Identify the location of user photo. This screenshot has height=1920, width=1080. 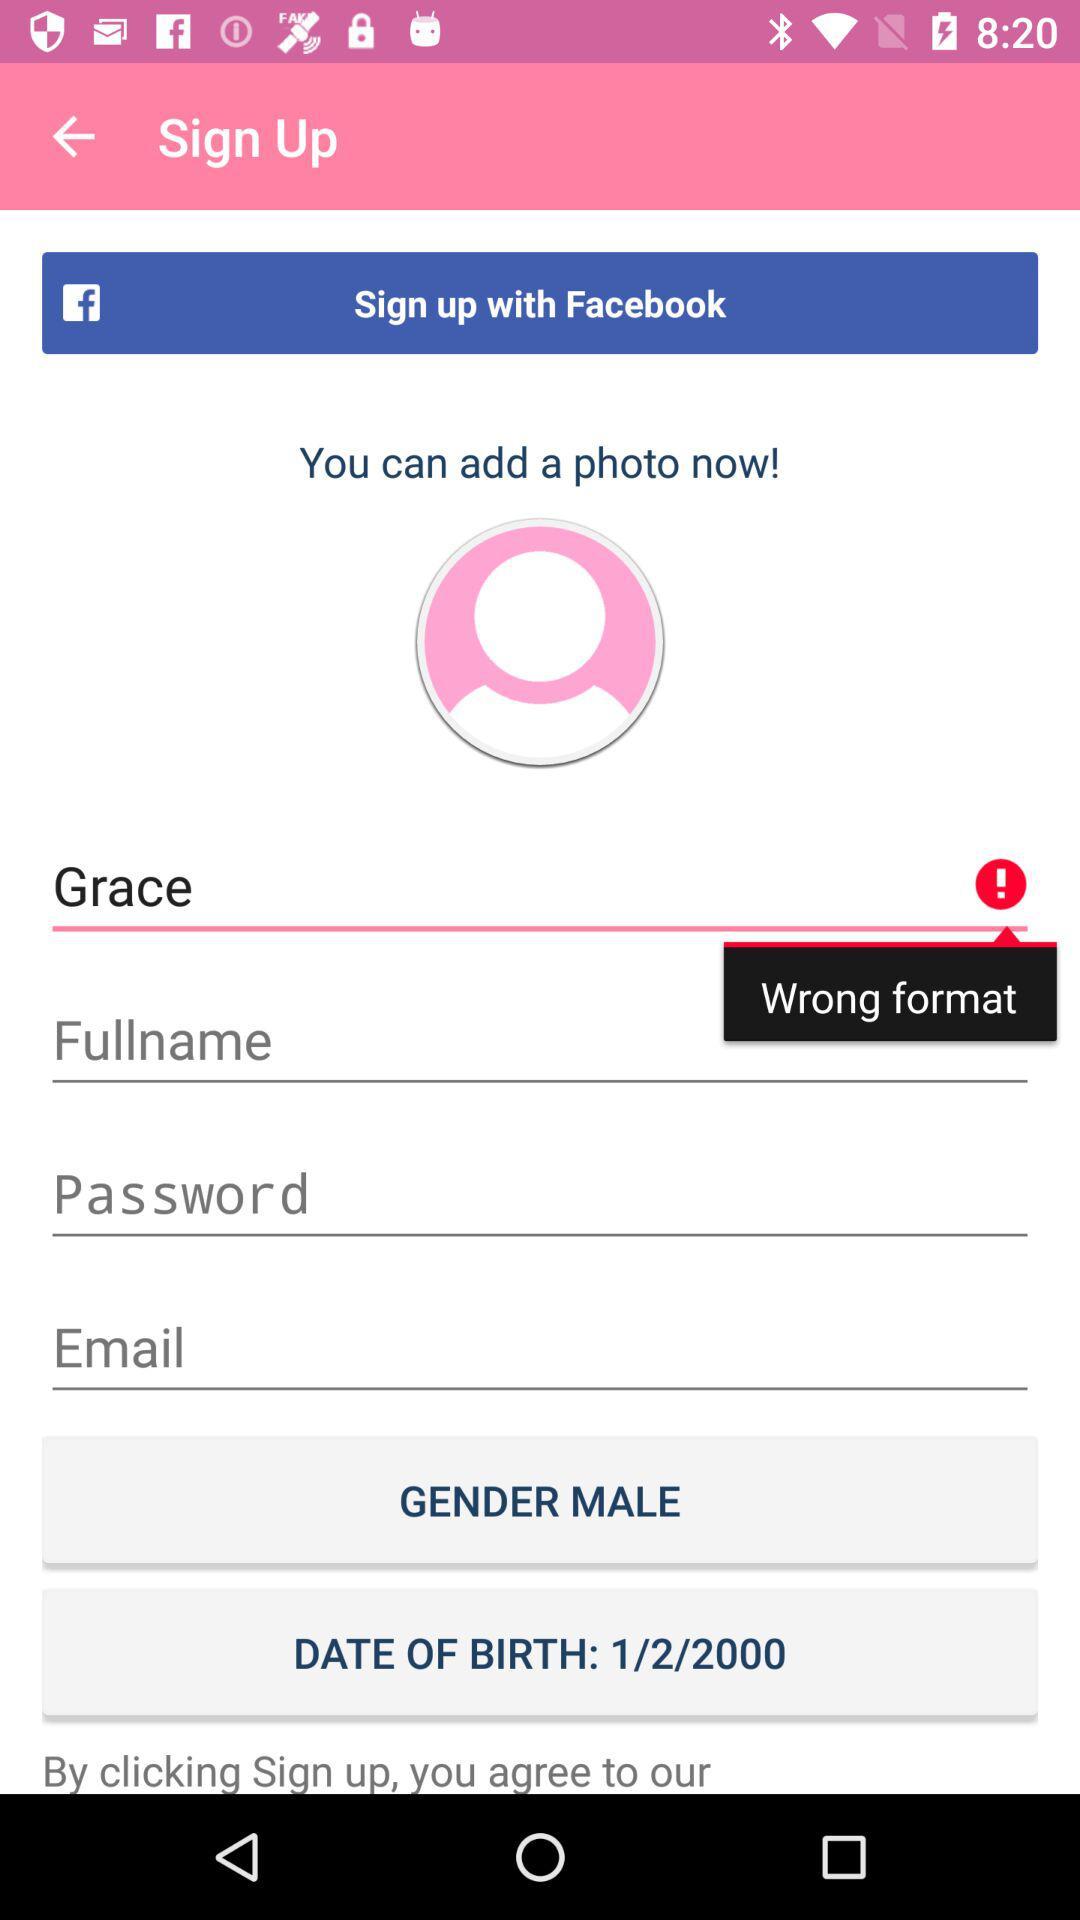
(540, 642).